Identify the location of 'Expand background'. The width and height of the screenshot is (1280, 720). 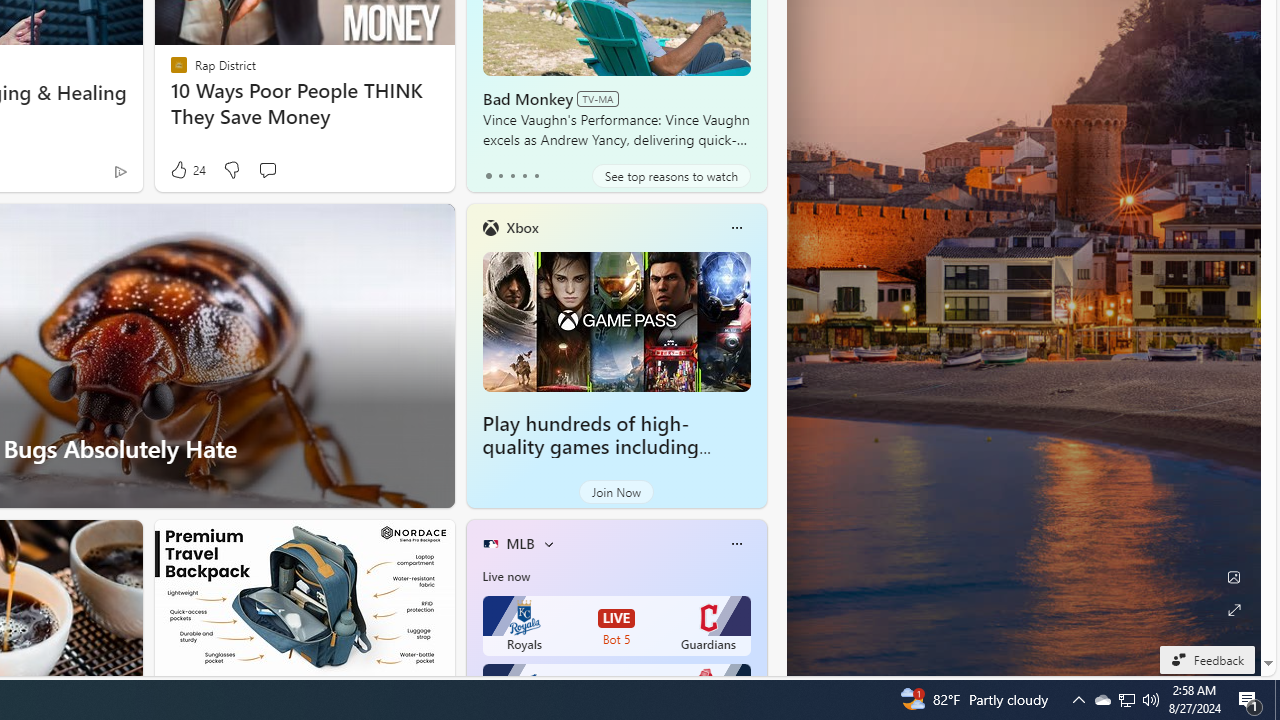
(1232, 609).